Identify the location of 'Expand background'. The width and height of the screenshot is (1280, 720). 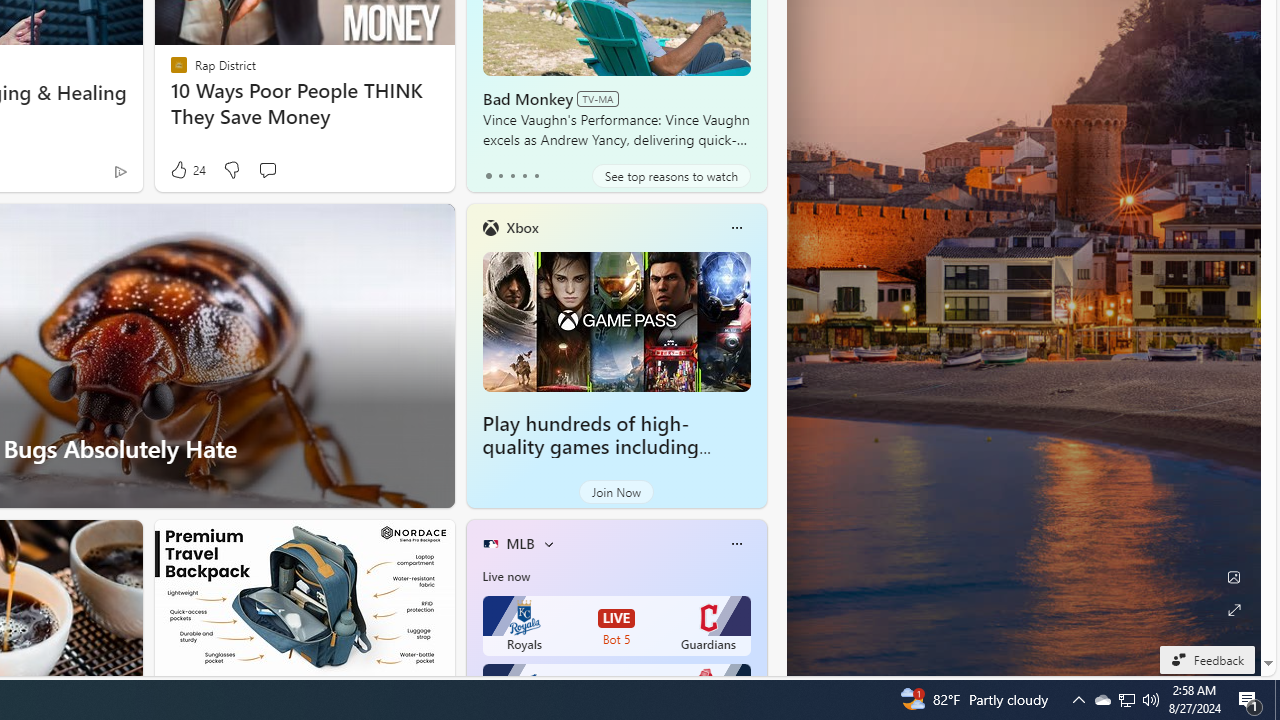
(1232, 609).